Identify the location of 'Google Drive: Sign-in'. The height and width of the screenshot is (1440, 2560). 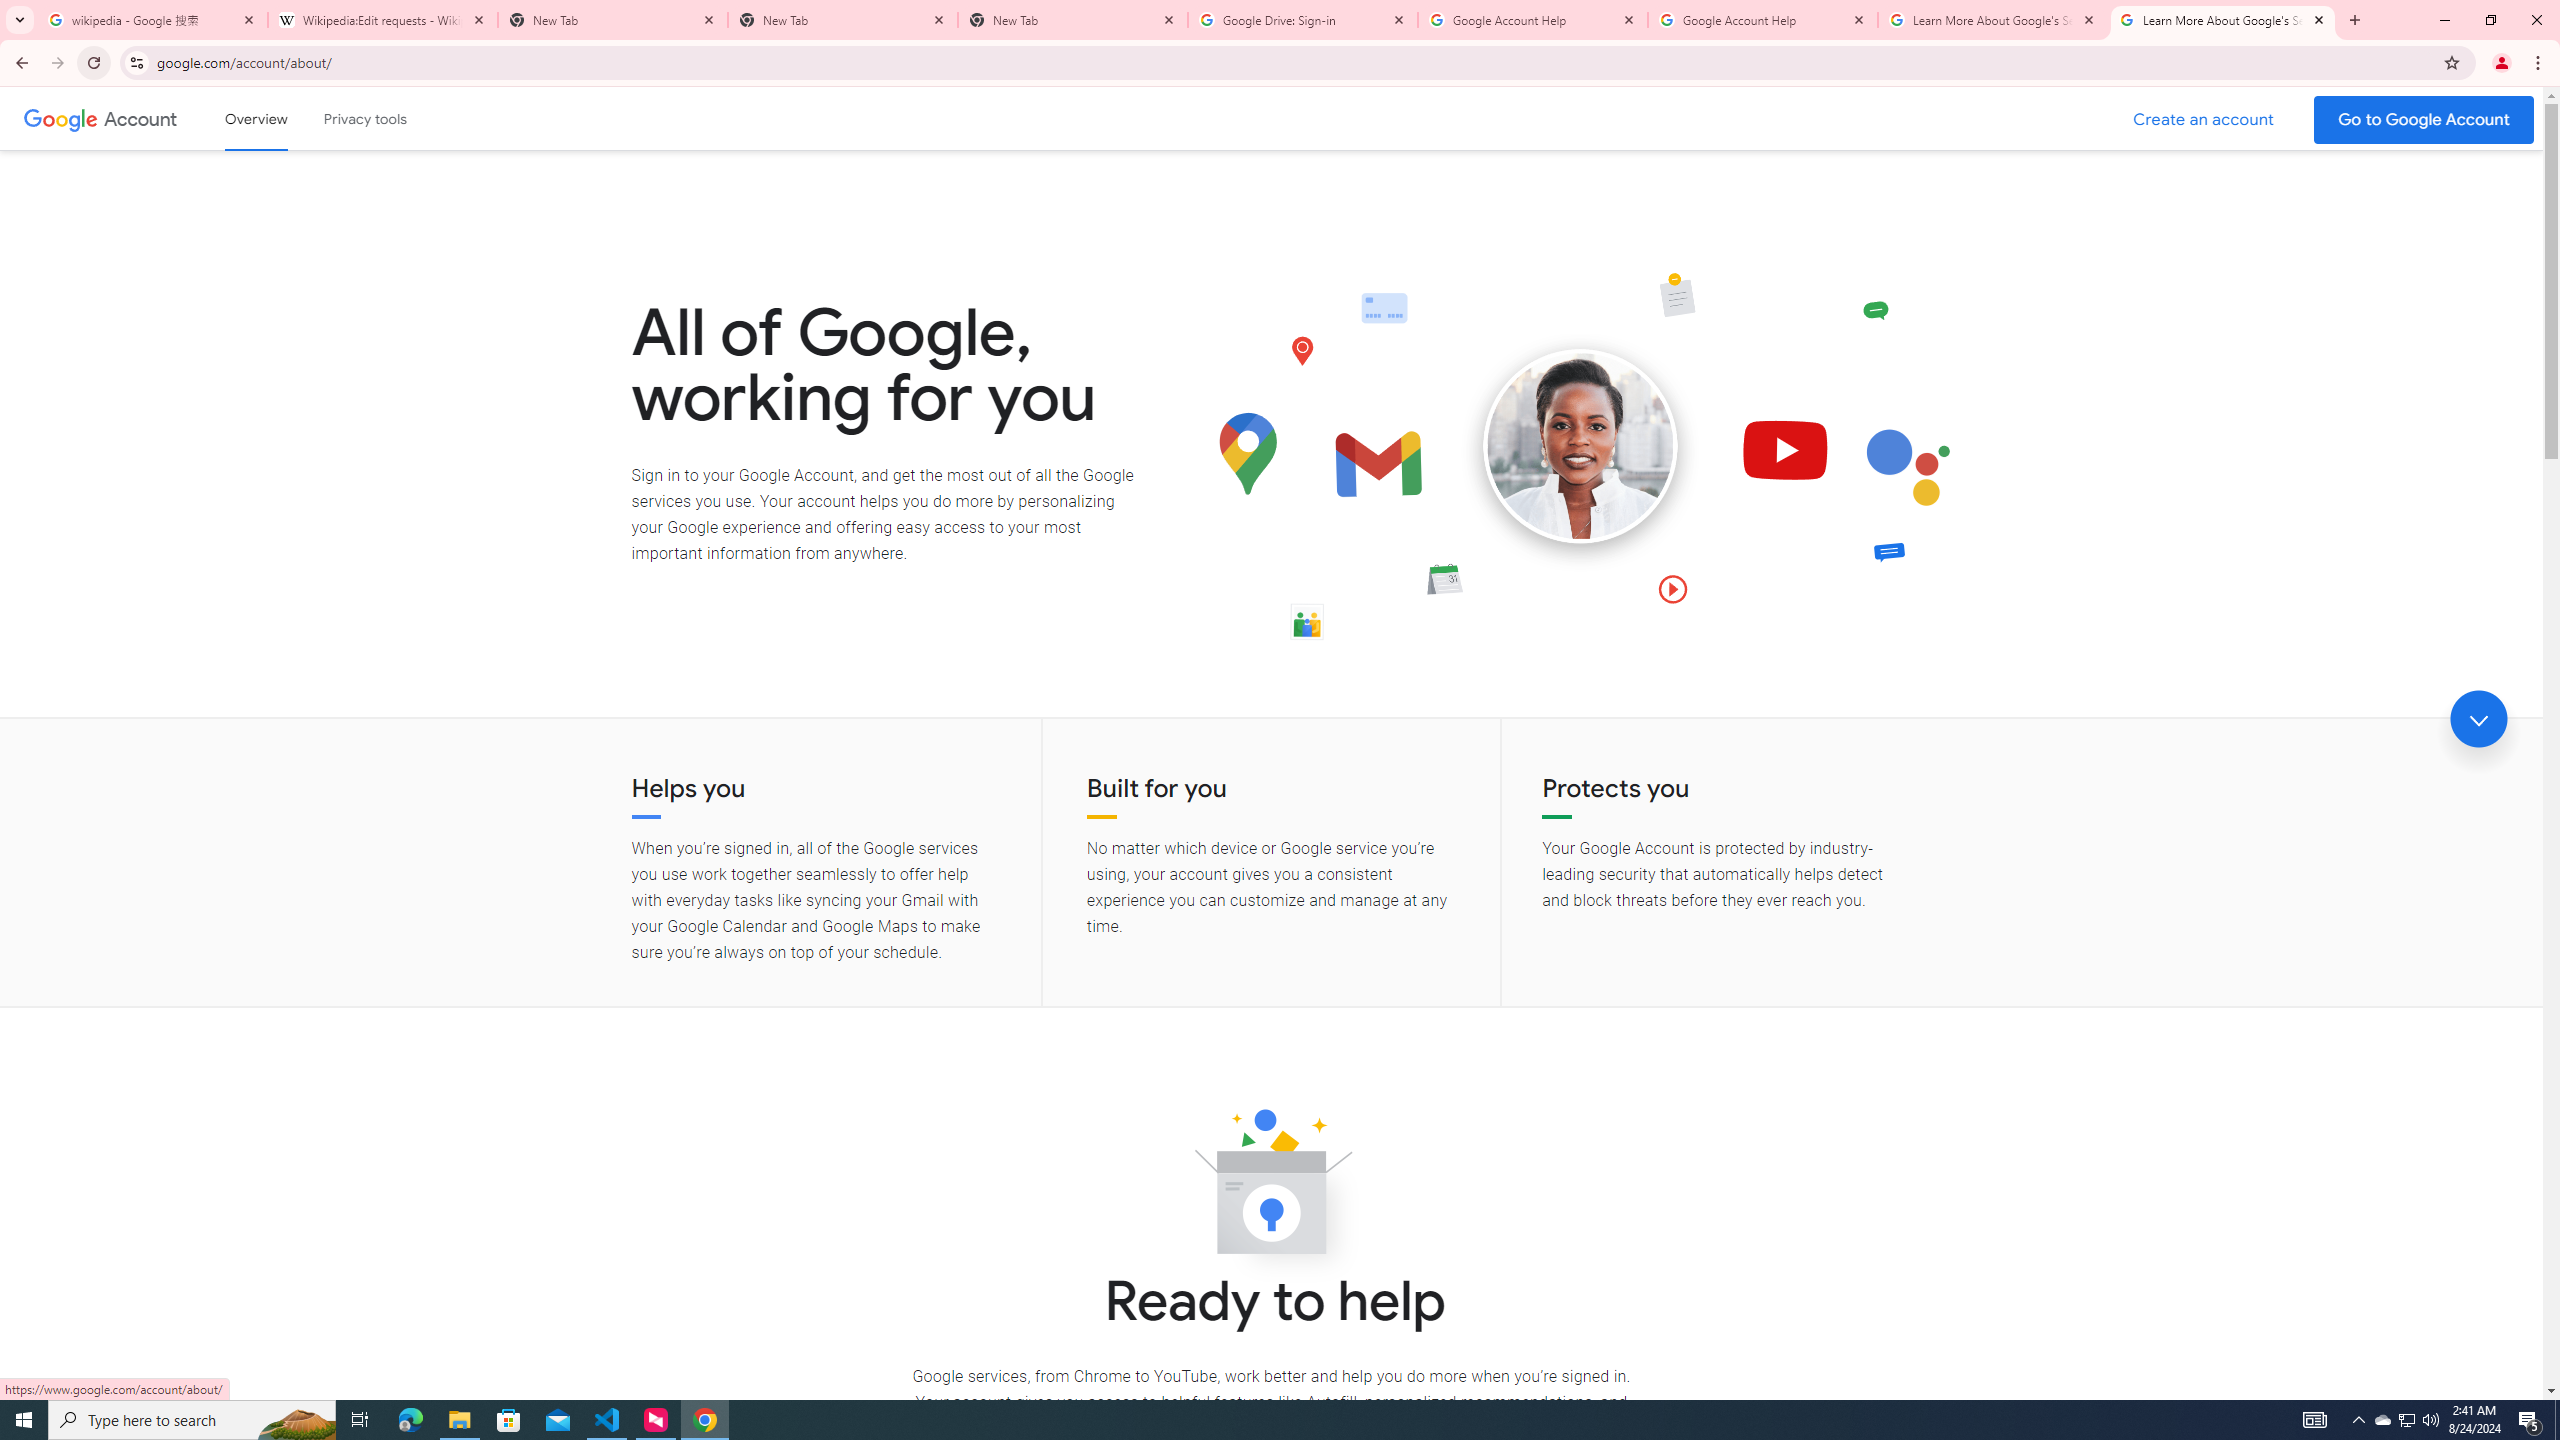
(1303, 19).